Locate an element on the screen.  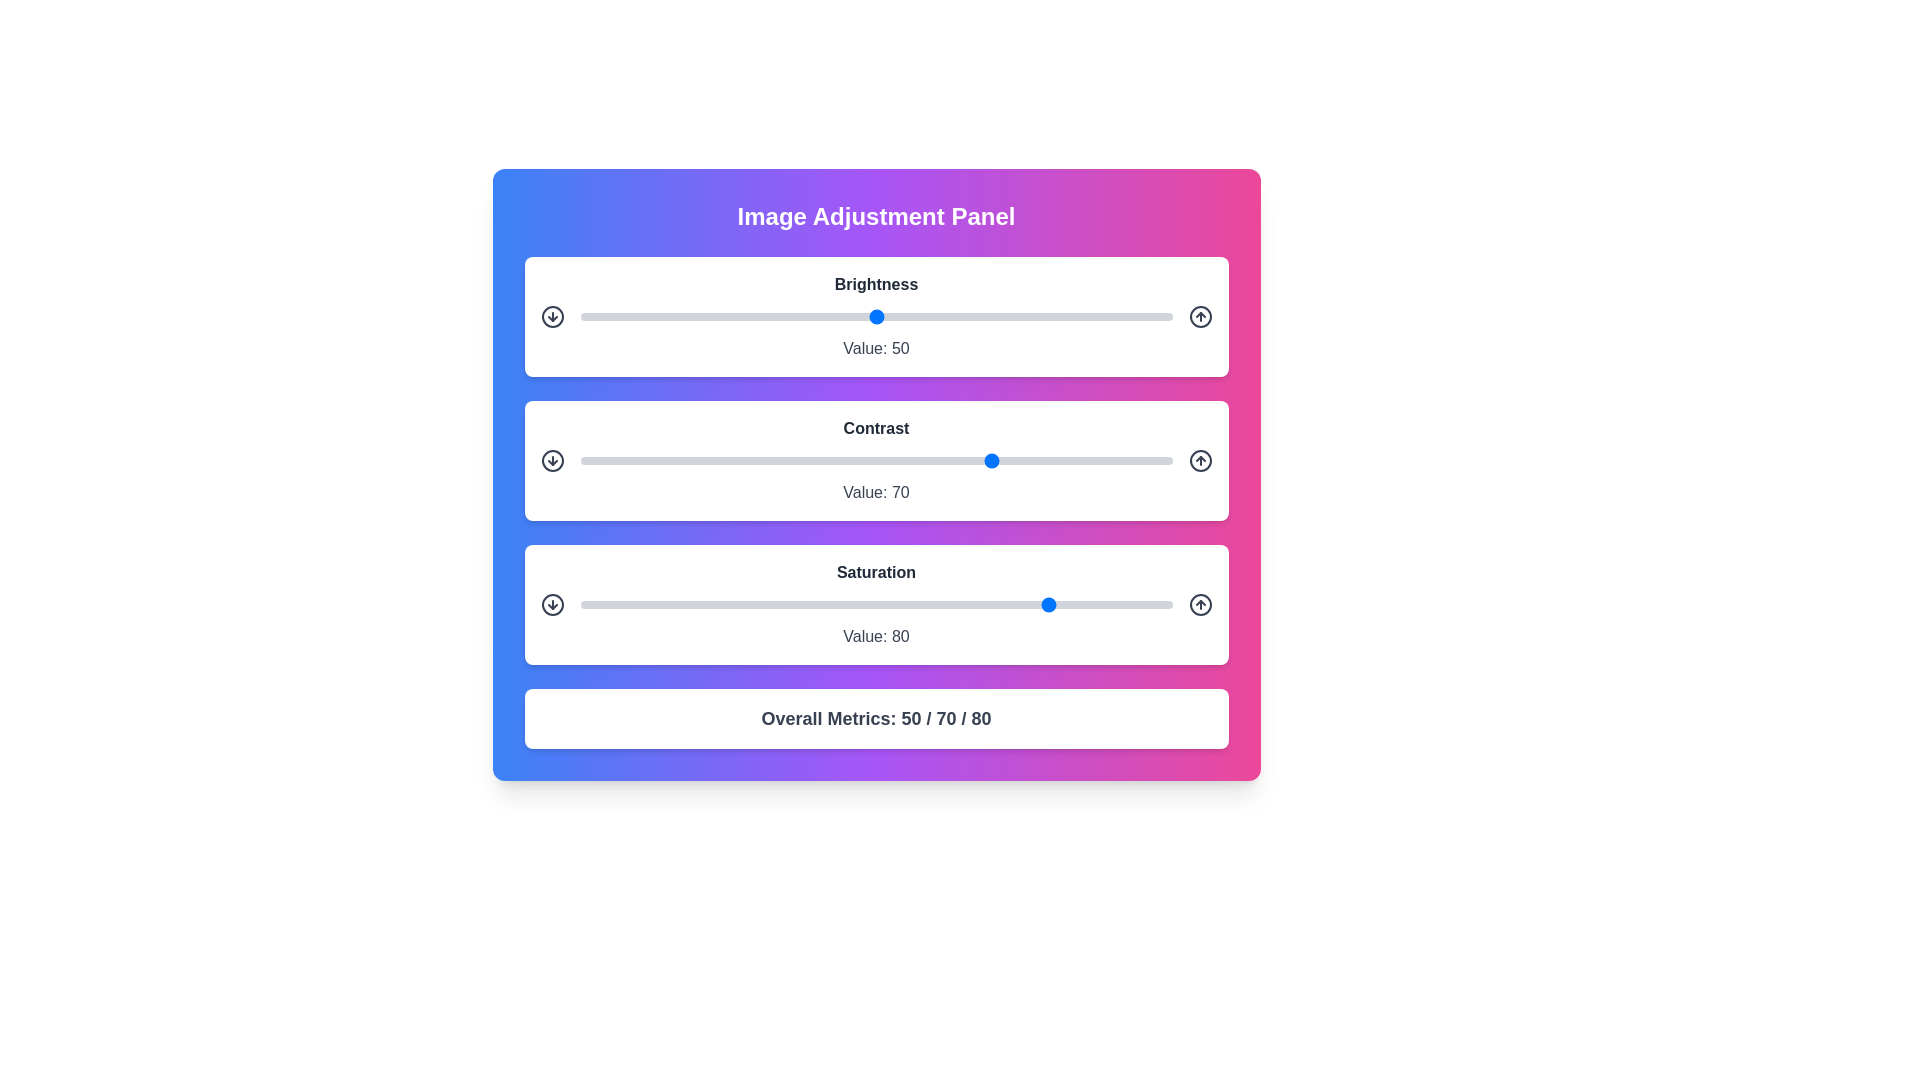
the slider value is located at coordinates (721, 604).